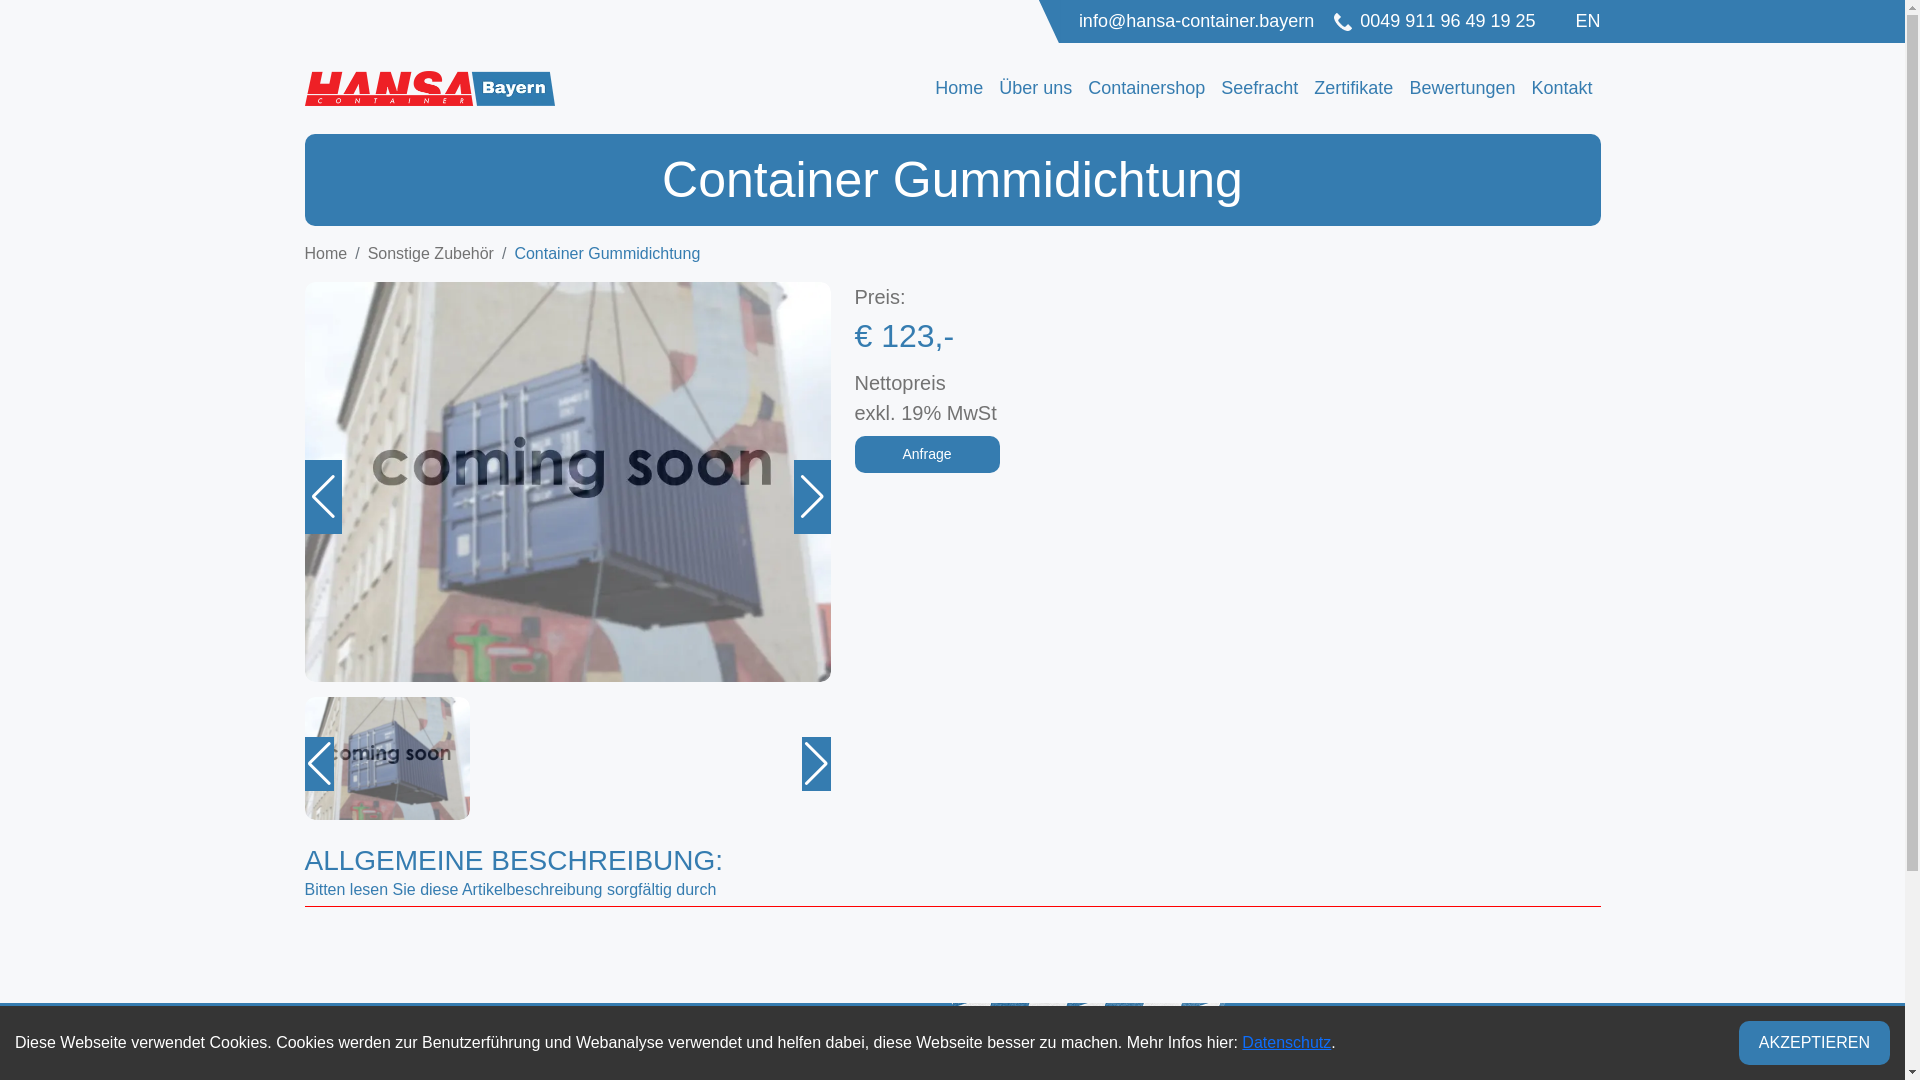  What do you see at coordinates (1433, 21) in the screenshot?
I see `'0049 911 96 49 19 25'` at bounding box center [1433, 21].